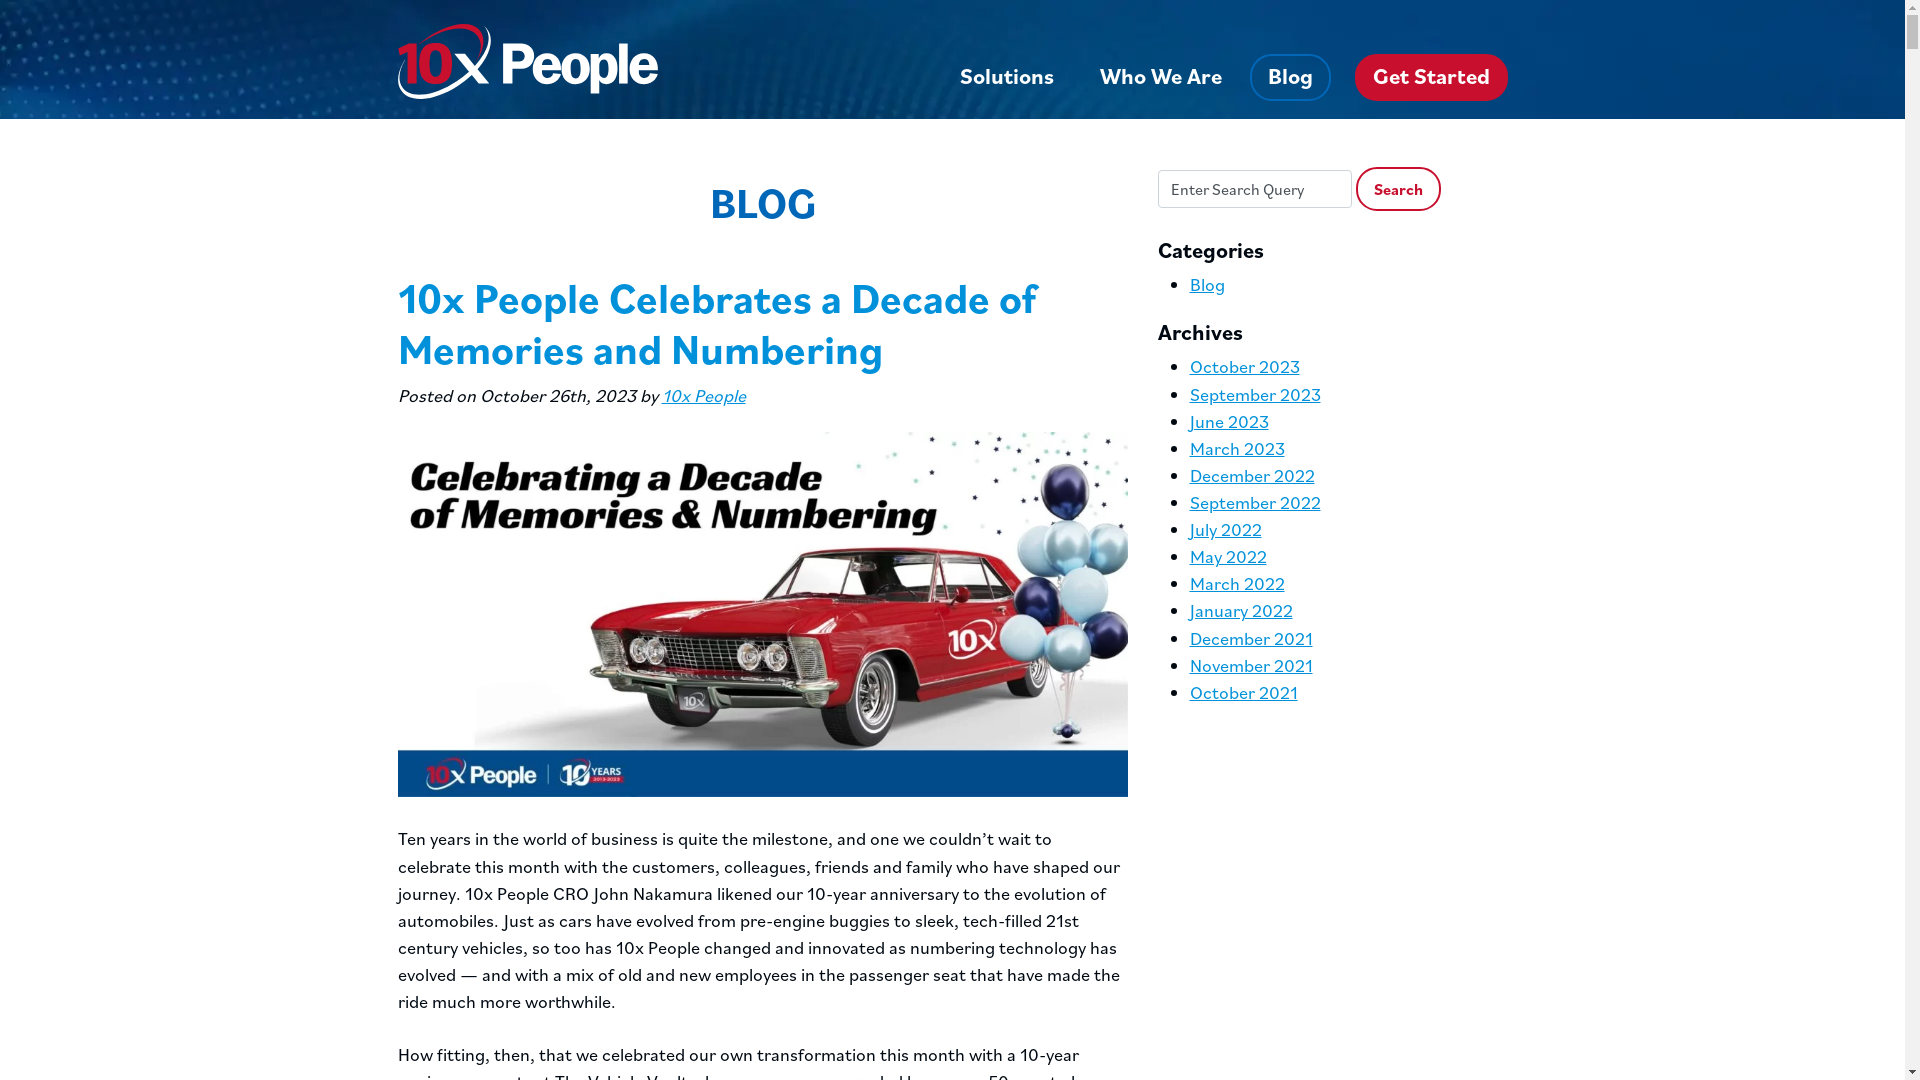  What do you see at coordinates (1236, 583) in the screenshot?
I see `'March 2022'` at bounding box center [1236, 583].